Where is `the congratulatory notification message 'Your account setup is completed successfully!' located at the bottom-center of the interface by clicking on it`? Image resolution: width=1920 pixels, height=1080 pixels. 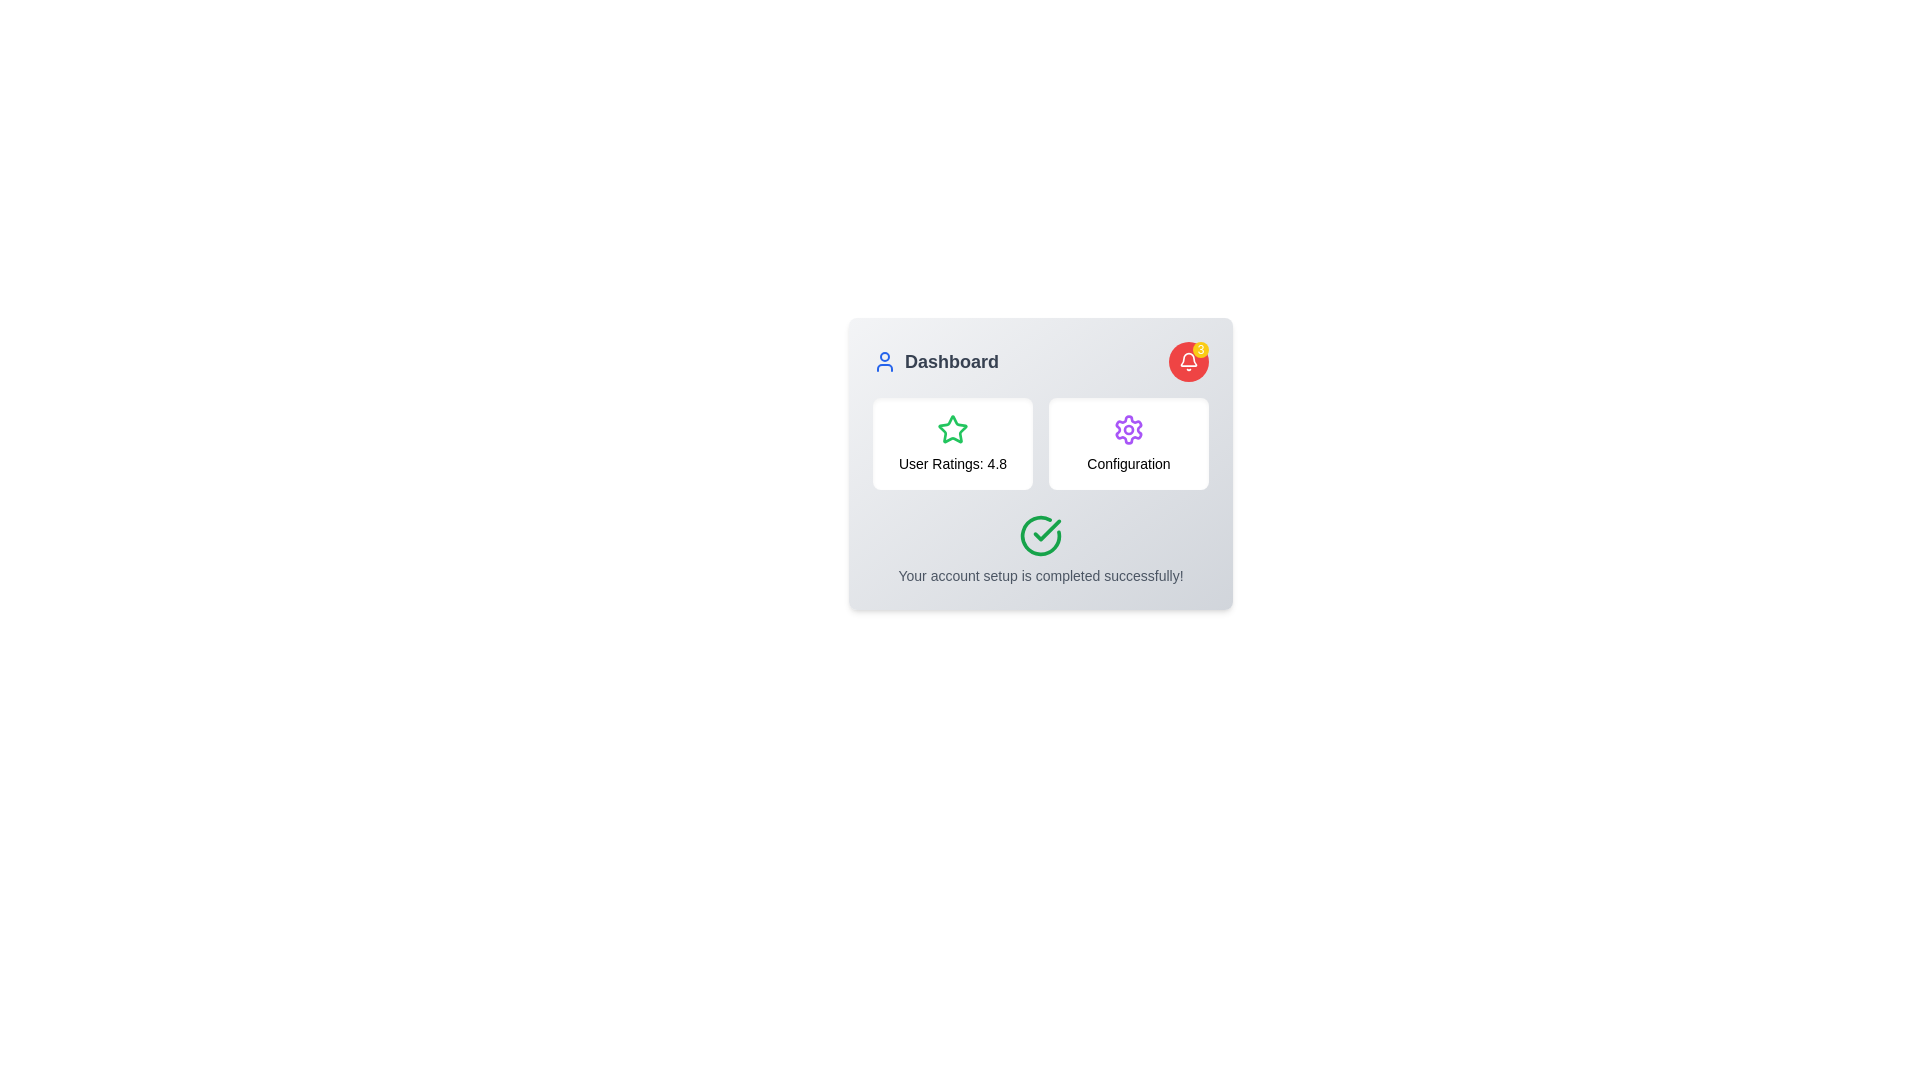
the congratulatory notification message 'Your account setup is completed successfully!' located at the bottom-center of the interface by clicking on it is located at coordinates (1040, 550).